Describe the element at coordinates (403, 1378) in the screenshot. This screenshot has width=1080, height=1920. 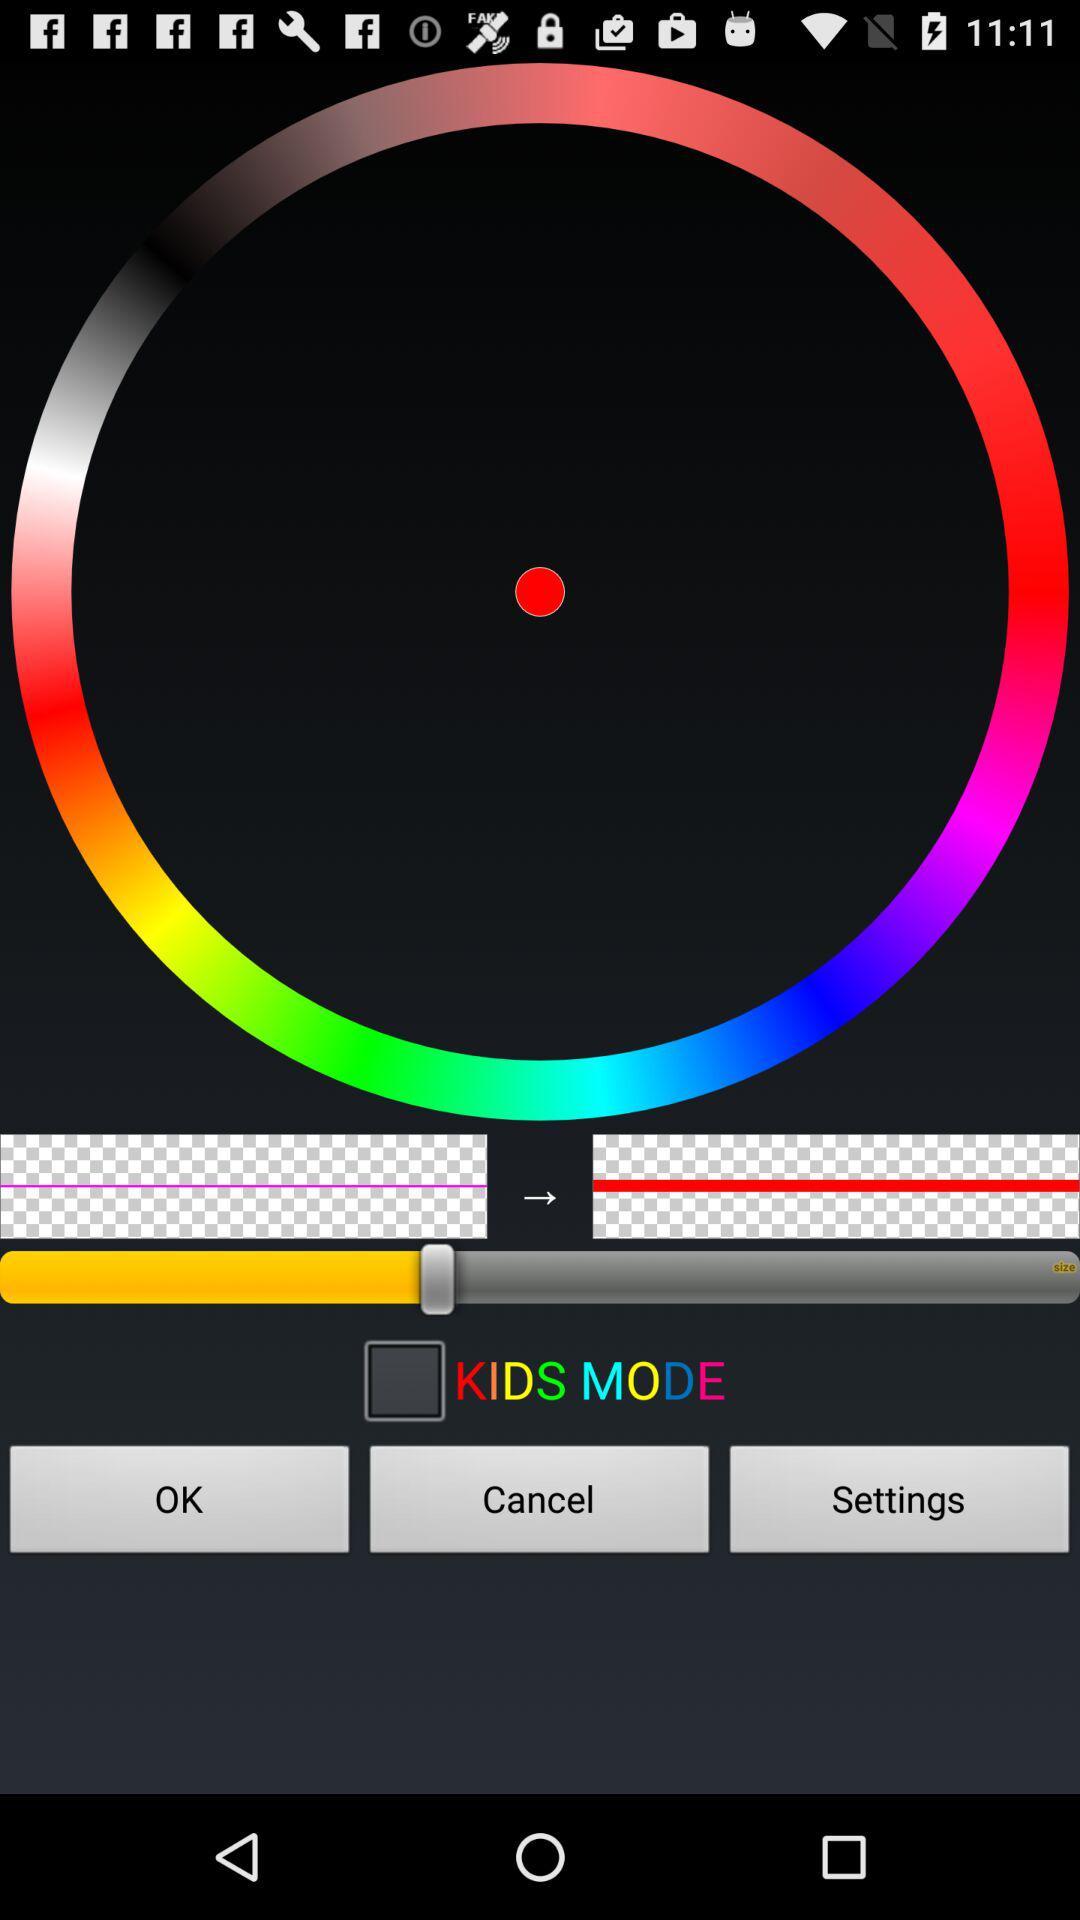
I see `the app next to the kids mode icon` at that location.